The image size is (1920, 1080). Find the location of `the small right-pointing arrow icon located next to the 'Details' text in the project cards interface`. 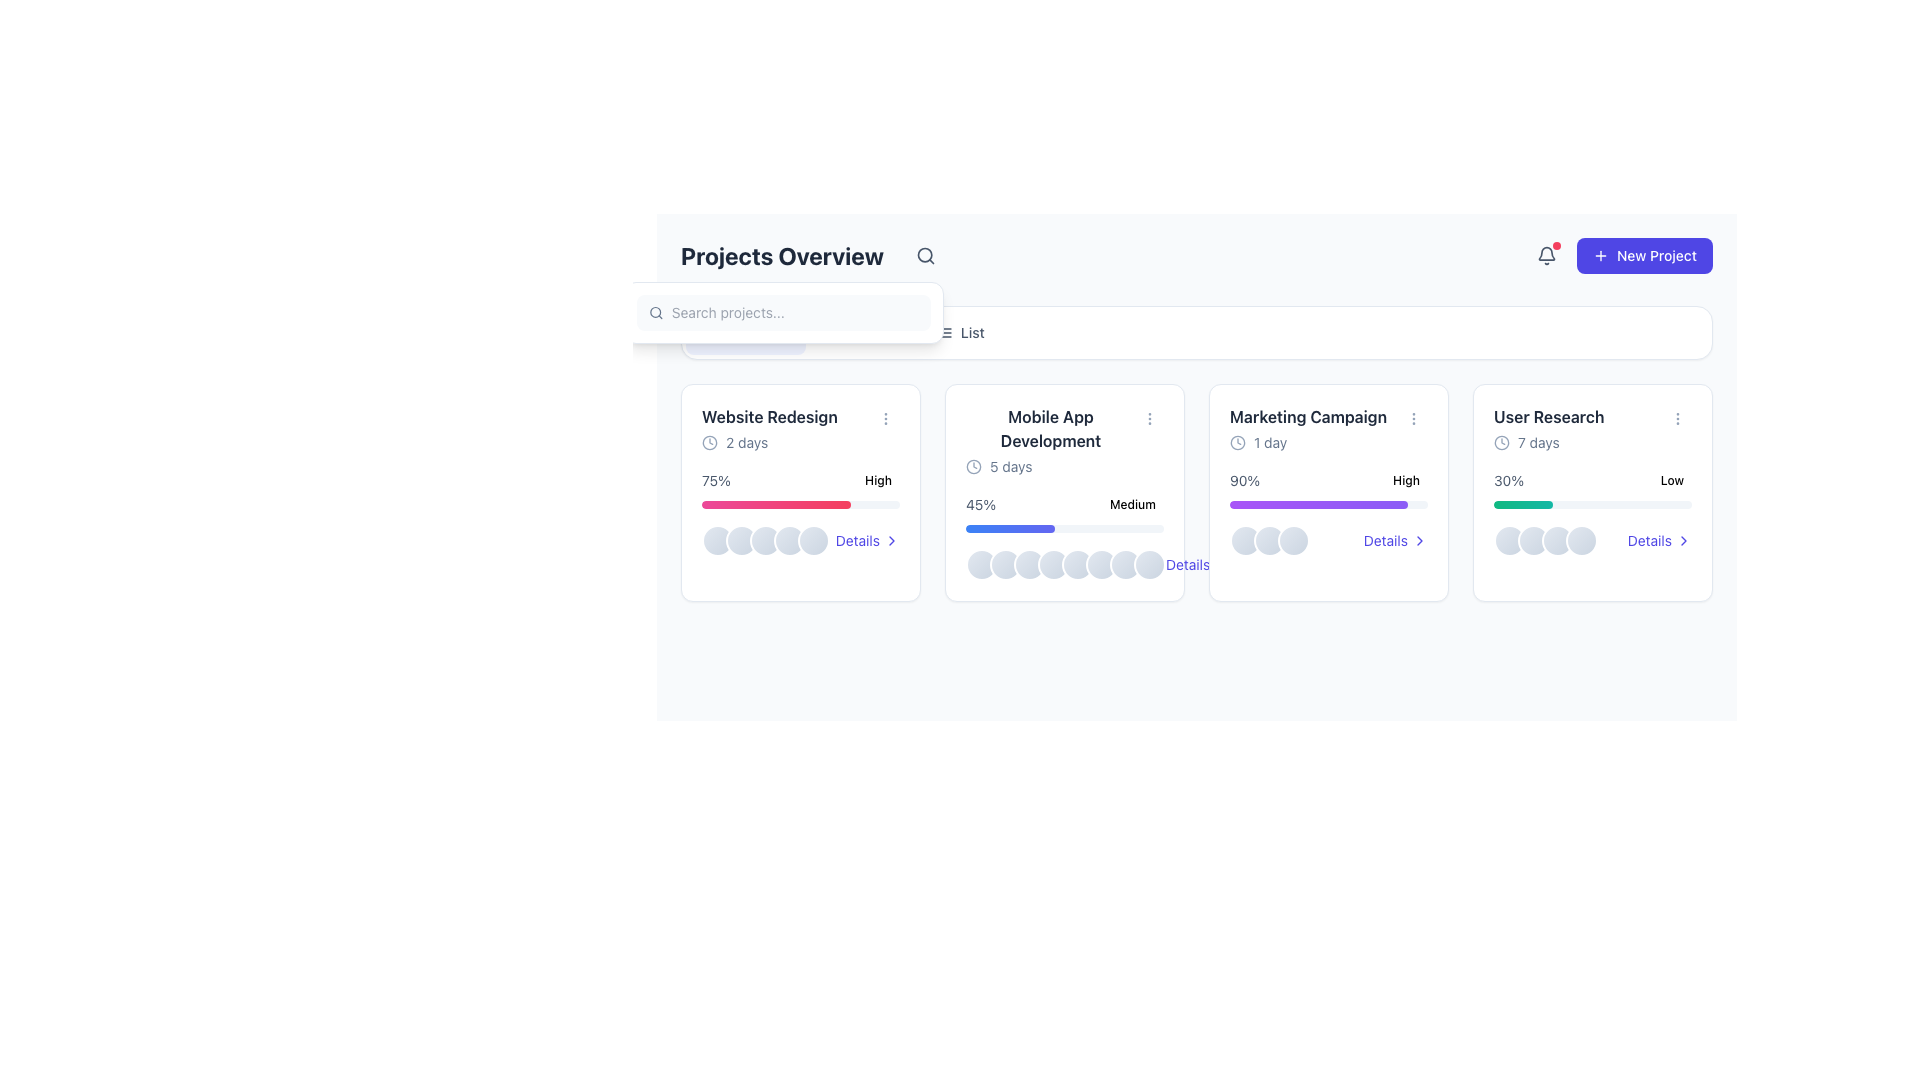

the small right-pointing arrow icon located next to the 'Details' text in the project cards interface is located at coordinates (1419, 540).